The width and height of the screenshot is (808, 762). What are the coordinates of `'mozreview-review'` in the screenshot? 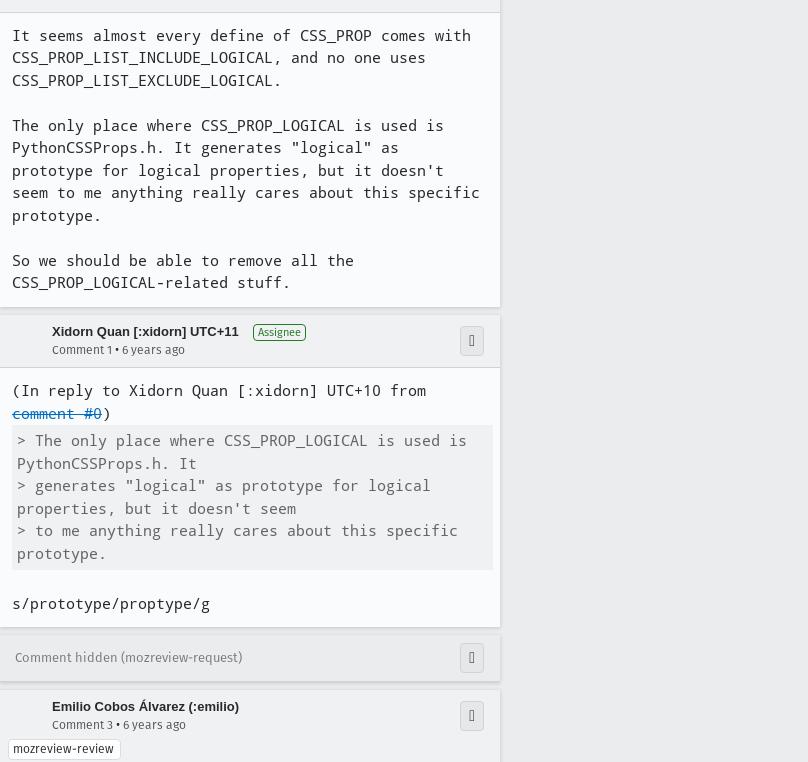 It's located at (63, 747).